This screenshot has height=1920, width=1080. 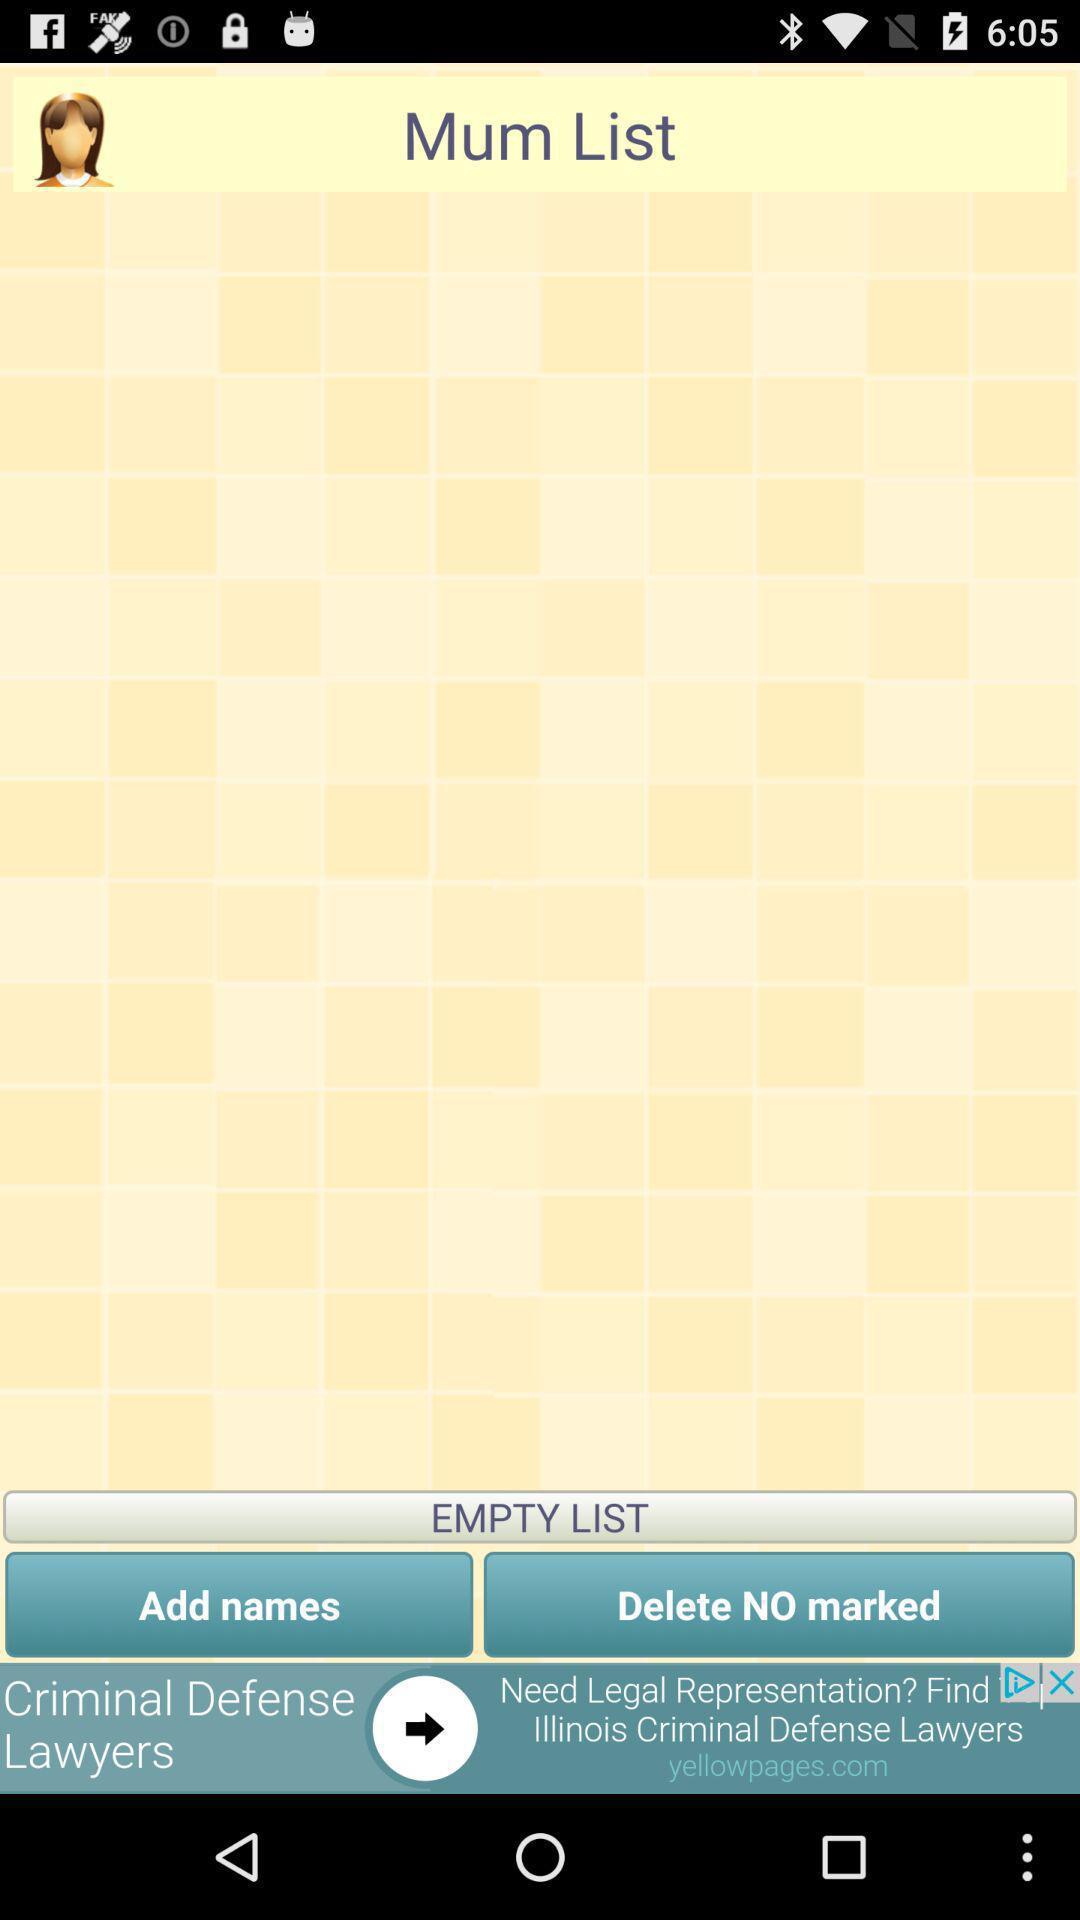 I want to click on linked advertisement page, so click(x=540, y=1727).